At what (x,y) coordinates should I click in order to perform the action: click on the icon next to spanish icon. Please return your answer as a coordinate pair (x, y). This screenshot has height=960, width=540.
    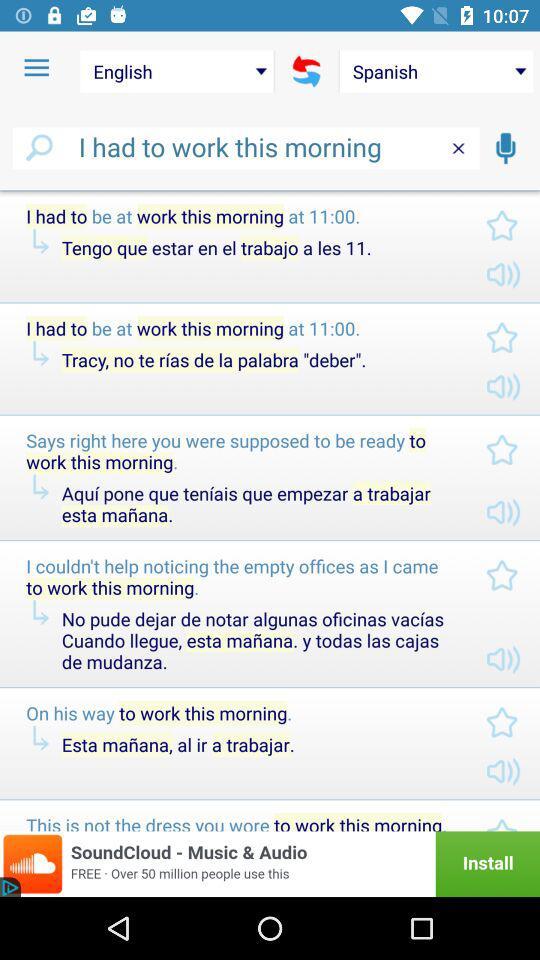
    Looking at the image, I should click on (306, 71).